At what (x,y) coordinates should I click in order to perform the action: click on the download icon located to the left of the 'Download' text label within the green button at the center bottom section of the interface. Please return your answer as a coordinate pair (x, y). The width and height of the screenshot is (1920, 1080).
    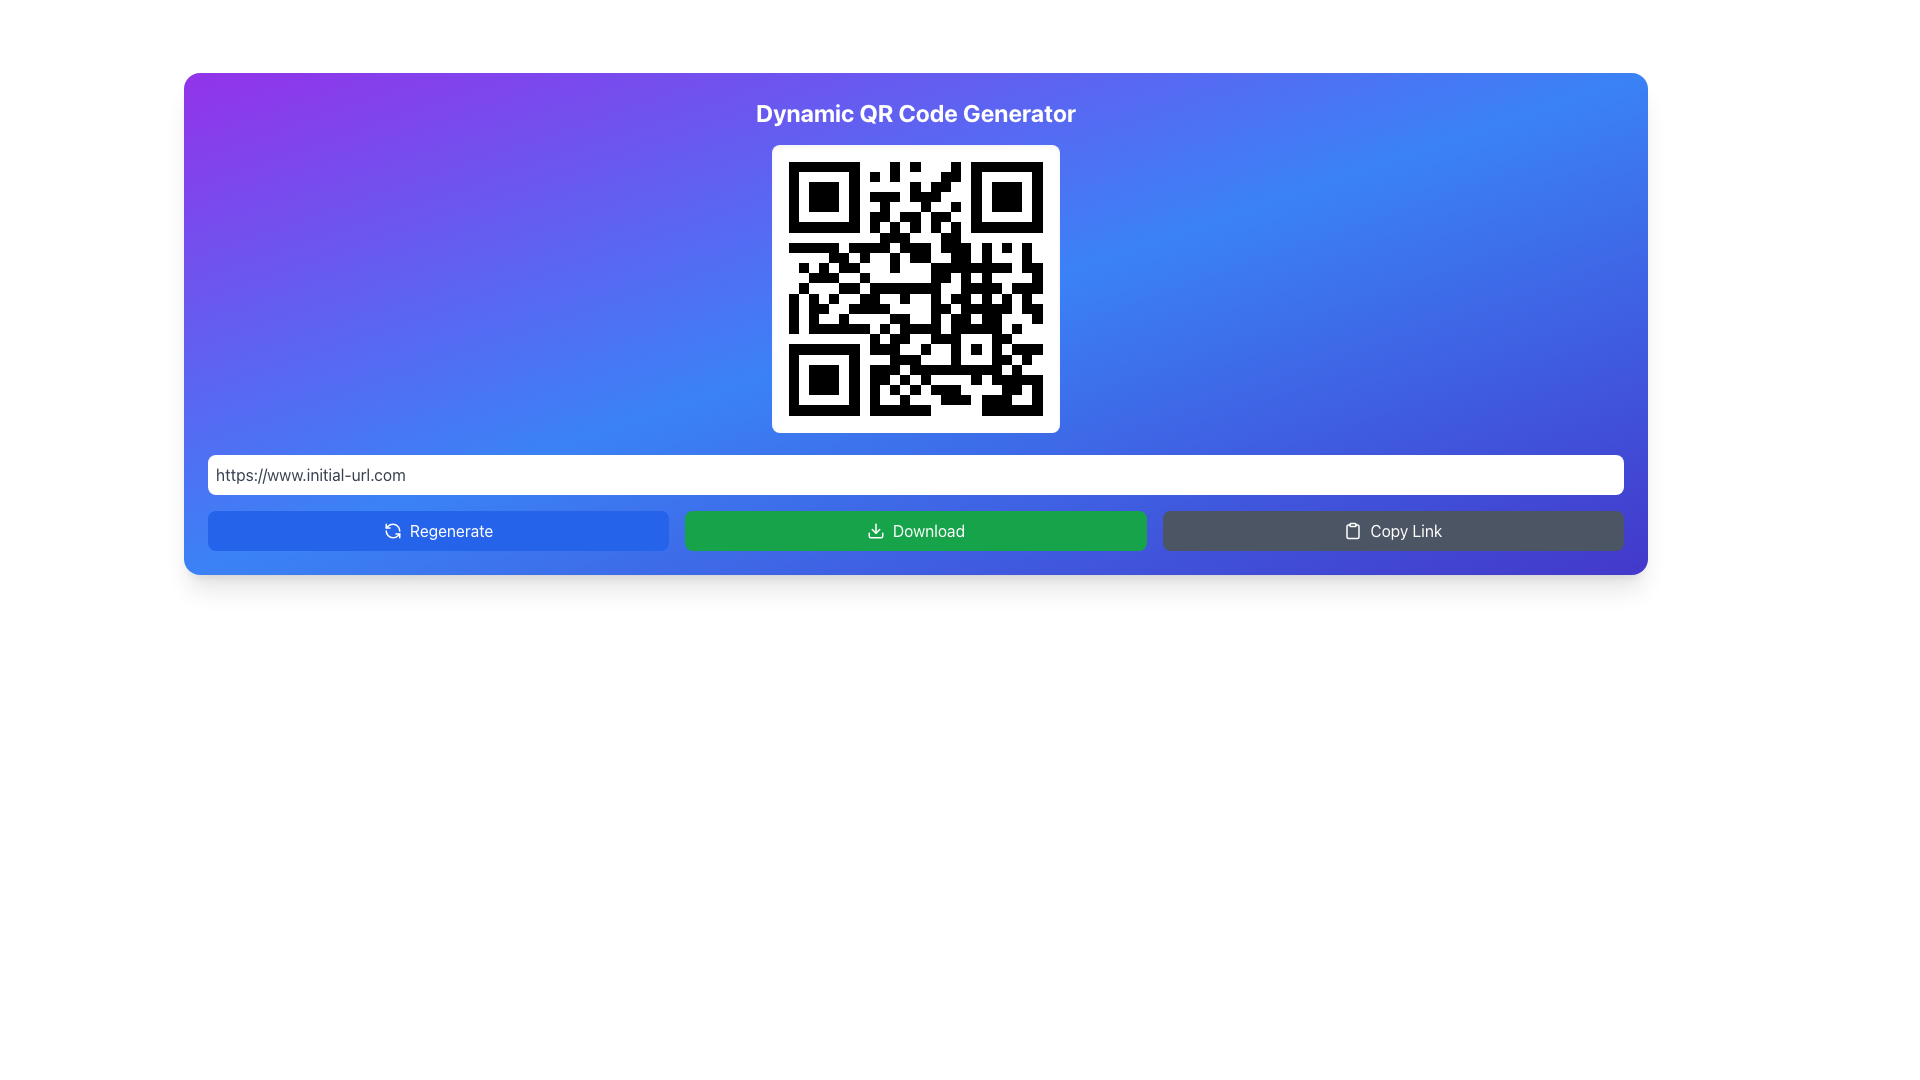
    Looking at the image, I should click on (875, 530).